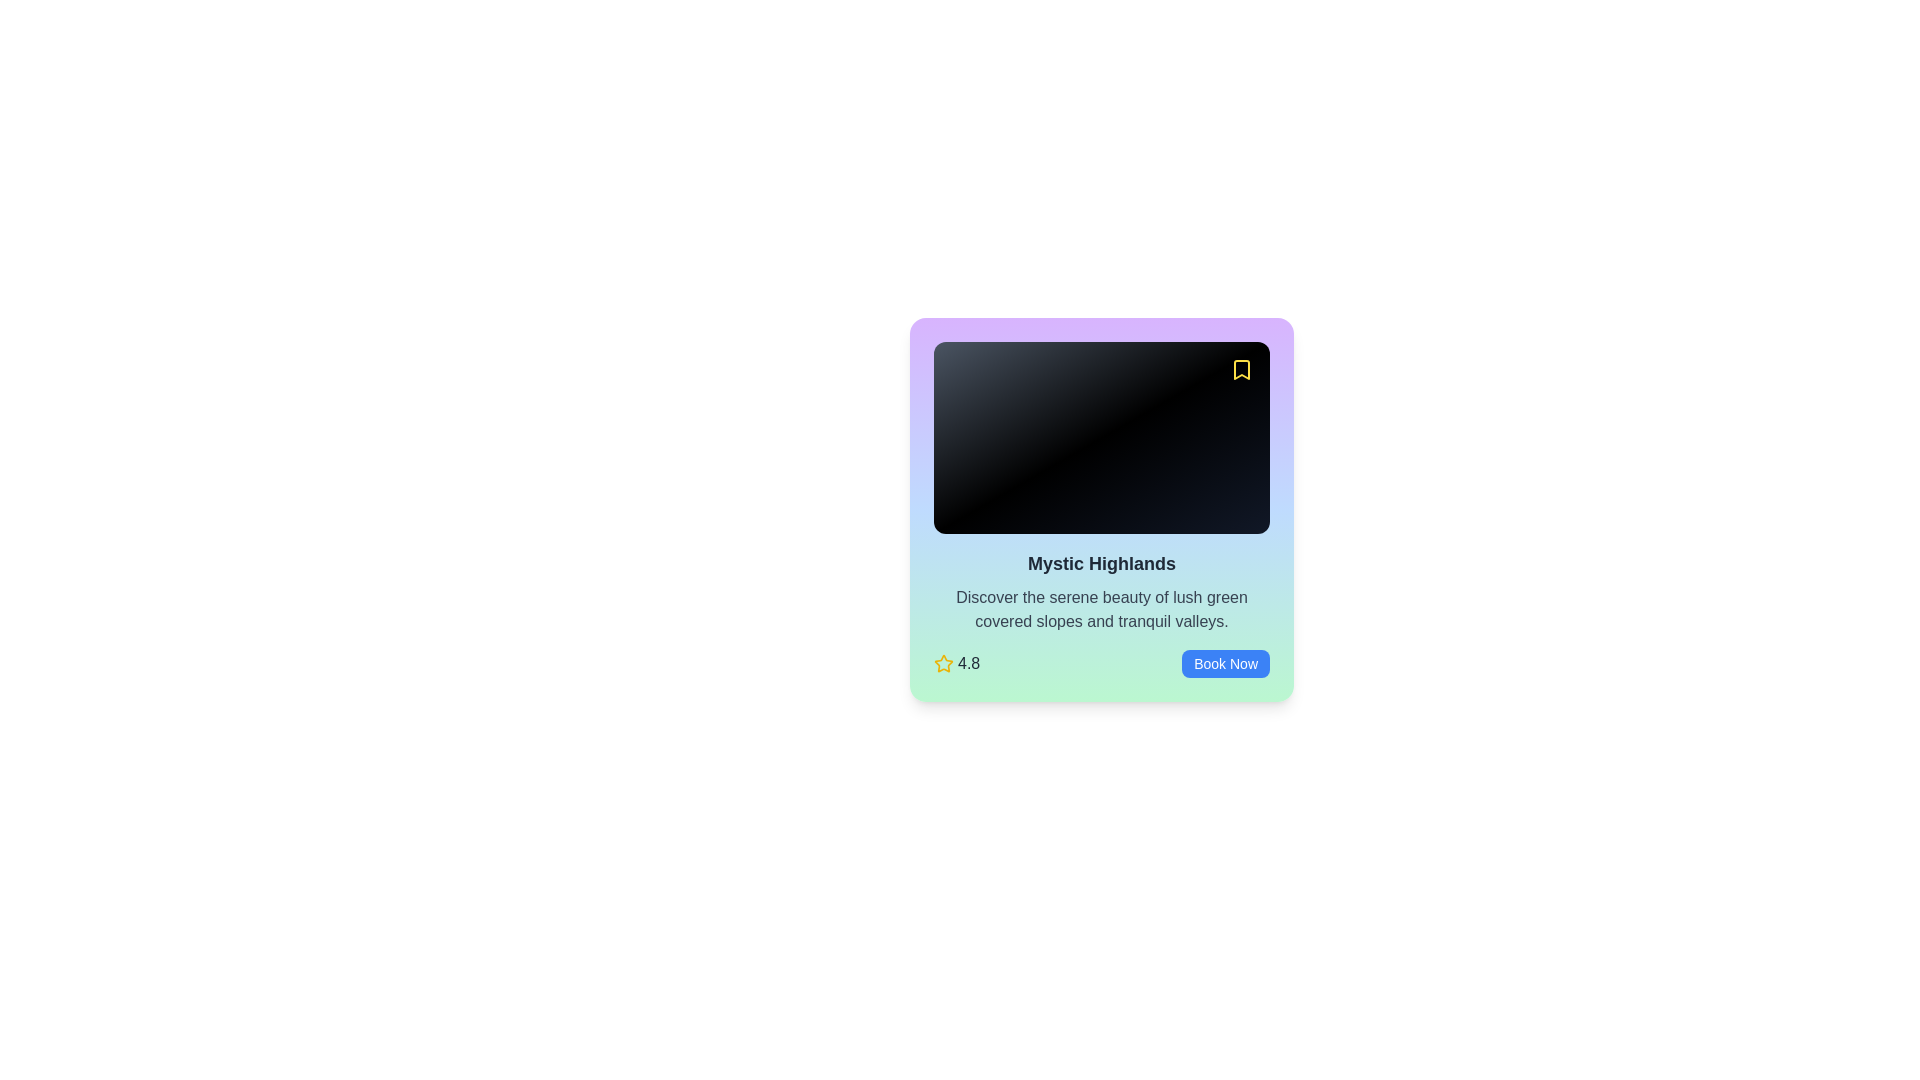 This screenshot has height=1080, width=1920. What do you see at coordinates (1241, 370) in the screenshot?
I see `the small yellow bookmark icon at the top-right corner of the black rectangular area` at bounding box center [1241, 370].